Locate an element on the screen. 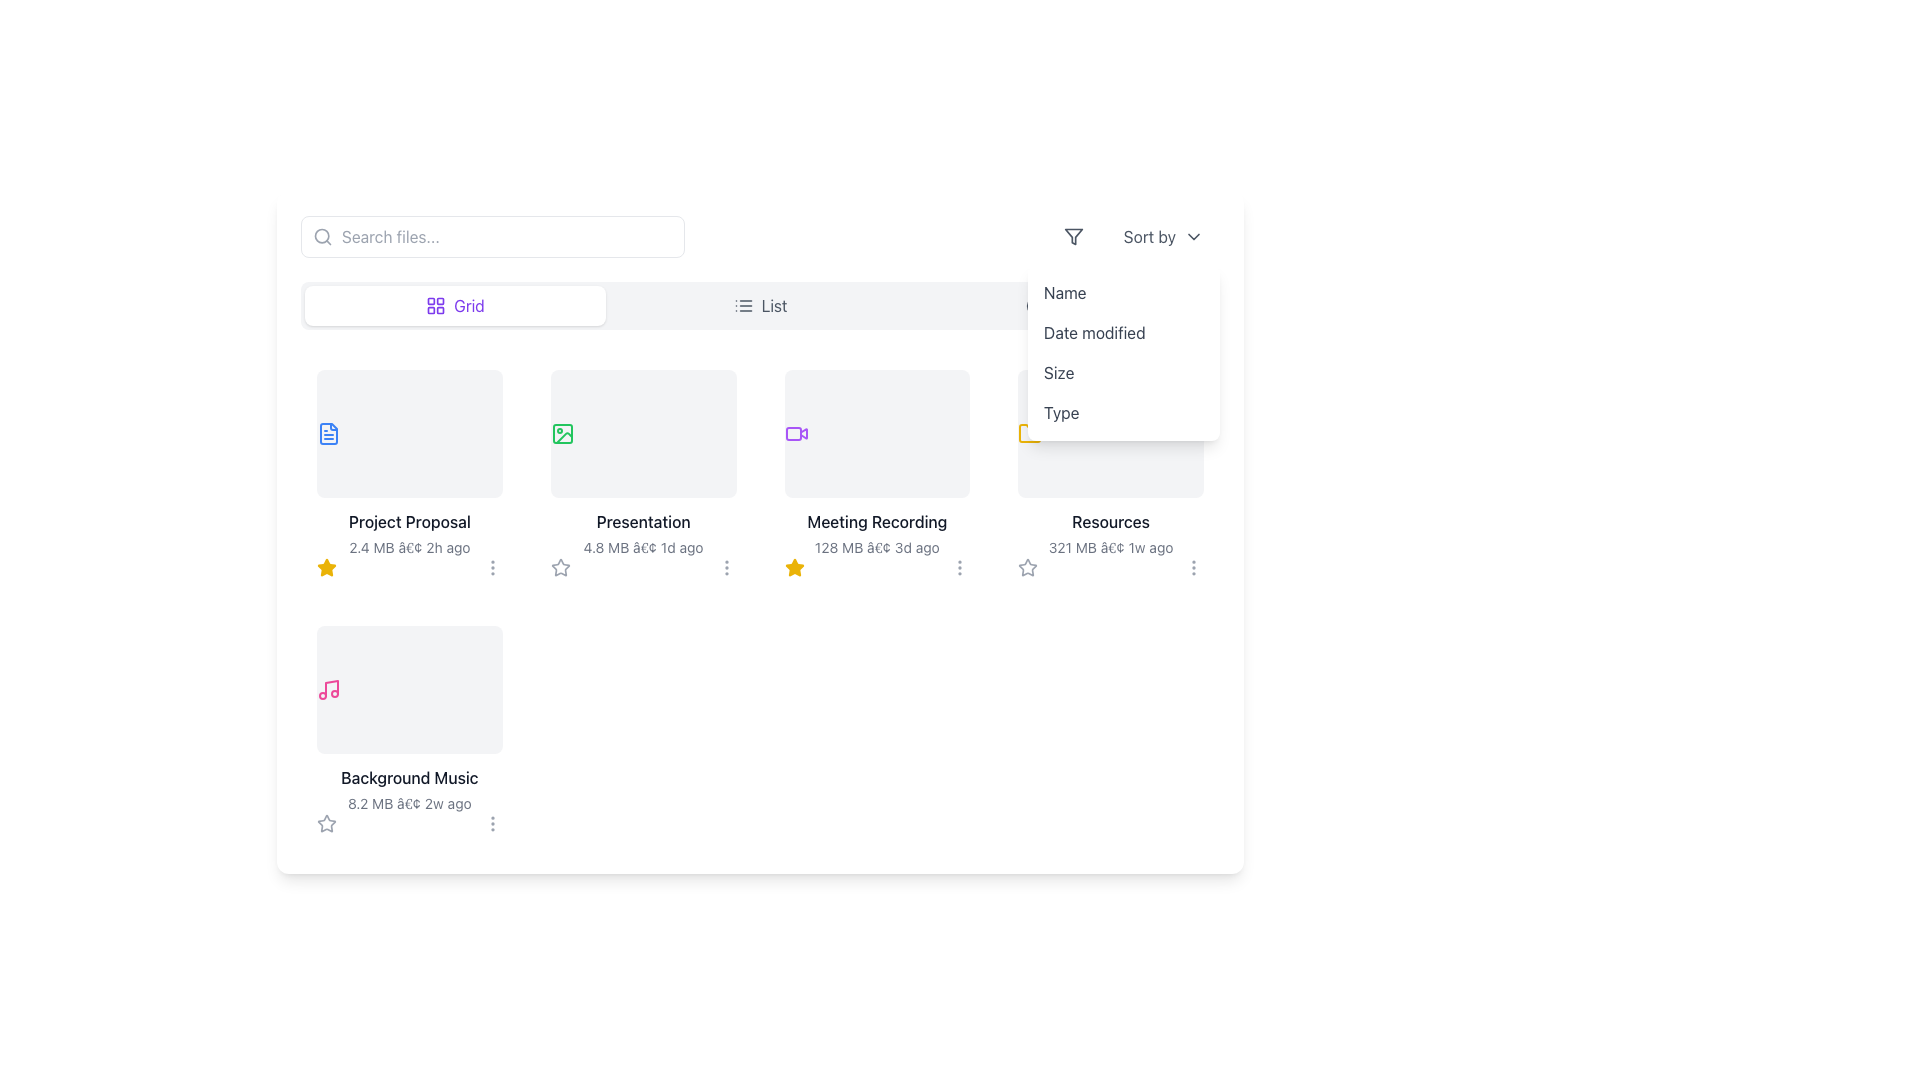  the recorded meeting file icon located within the 'Meeting Recording' card, which is the third item from the left in the top row of the file list is located at coordinates (795, 433).